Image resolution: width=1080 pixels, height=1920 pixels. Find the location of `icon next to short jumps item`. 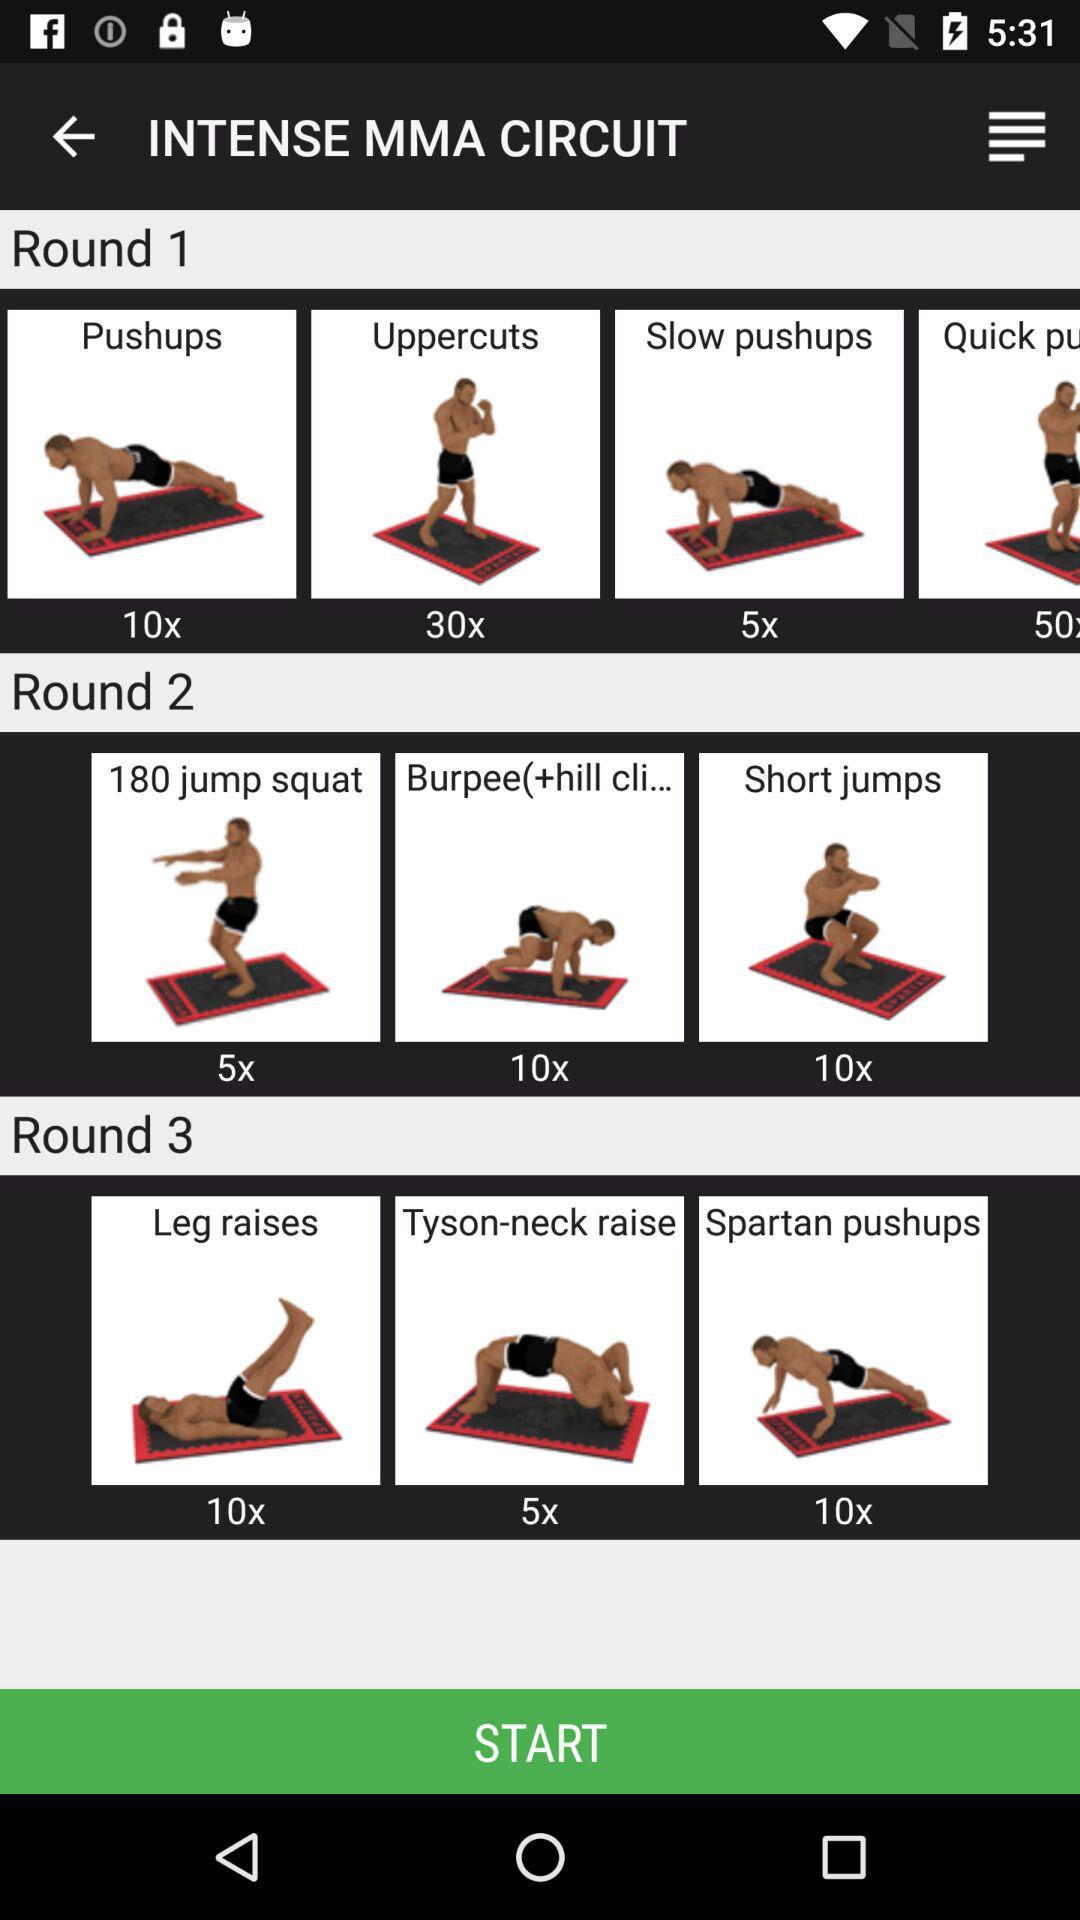

icon next to short jumps item is located at coordinates (538, 920).